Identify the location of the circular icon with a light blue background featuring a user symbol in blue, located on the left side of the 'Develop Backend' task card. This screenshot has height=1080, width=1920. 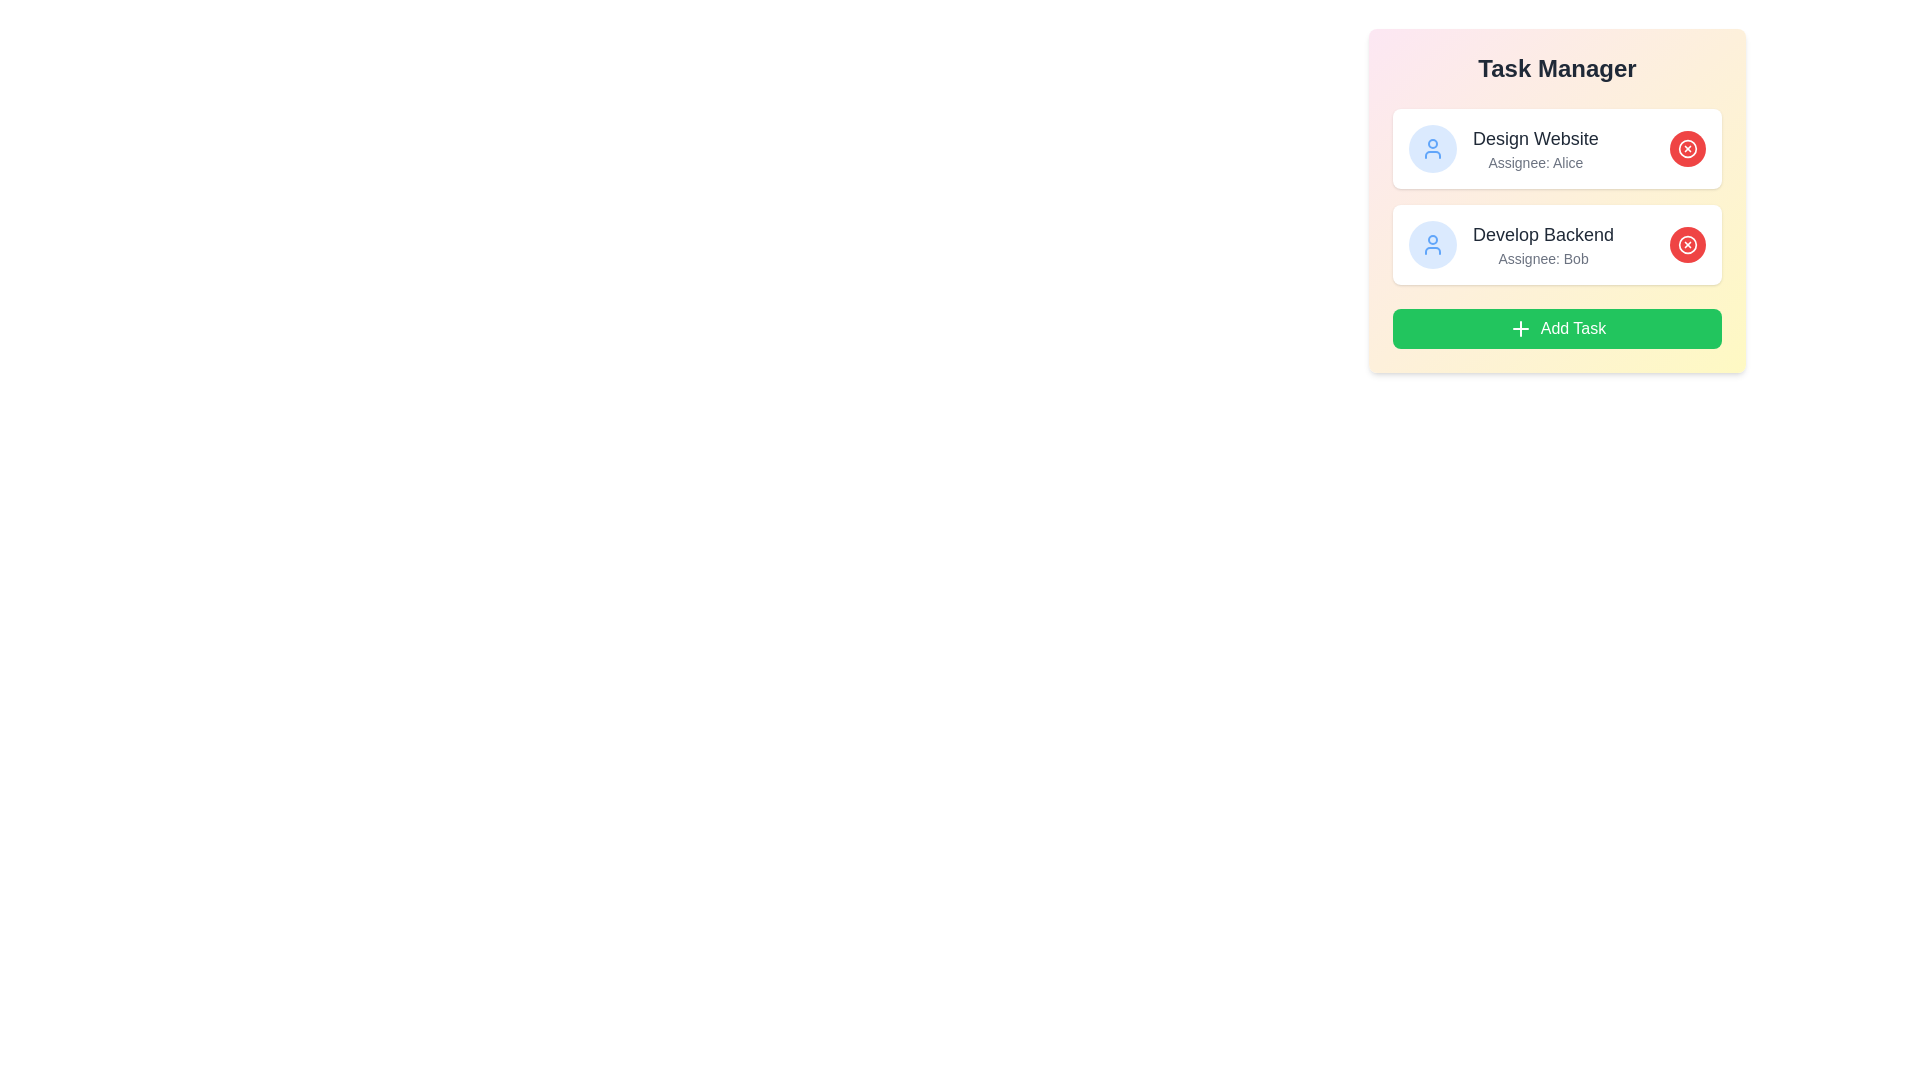
(1432, 244).